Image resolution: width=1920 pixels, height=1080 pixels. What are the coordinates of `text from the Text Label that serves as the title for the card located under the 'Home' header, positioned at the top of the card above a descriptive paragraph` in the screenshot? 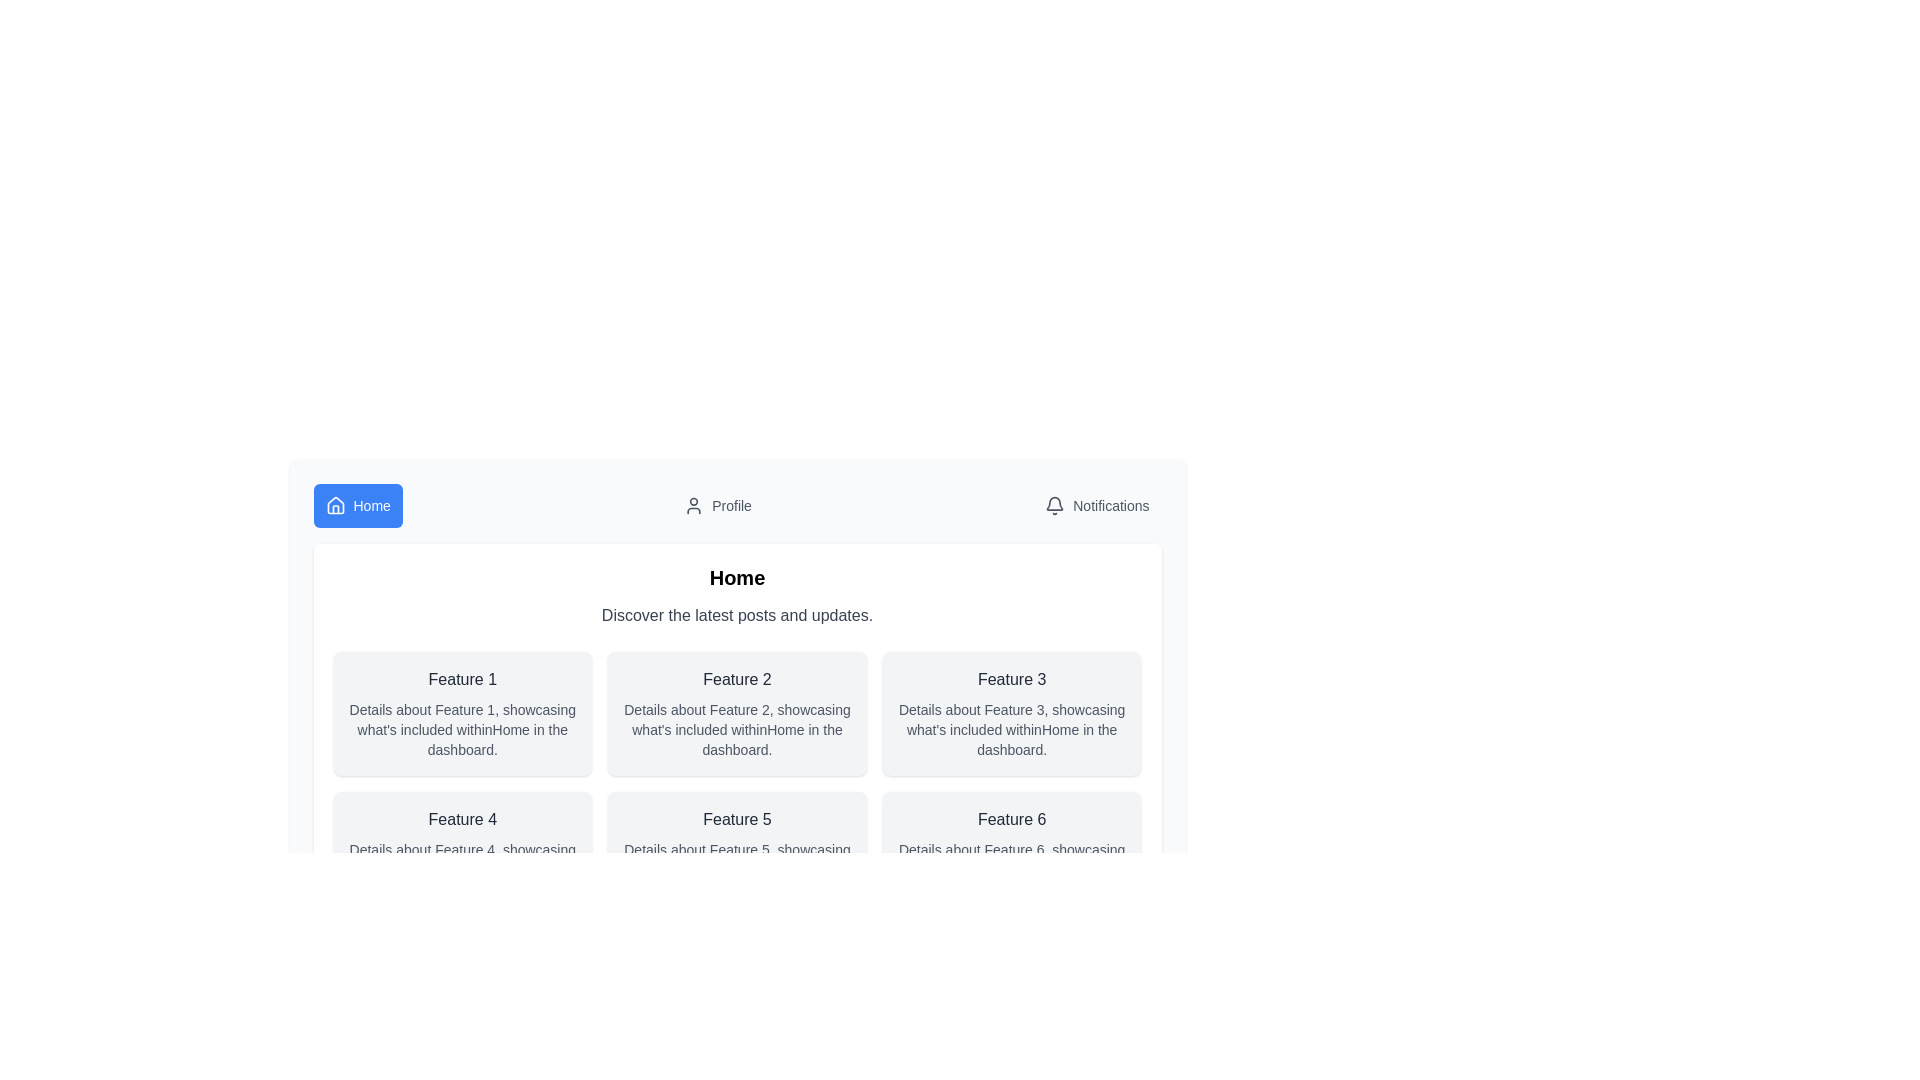 It's located at (461, 678).